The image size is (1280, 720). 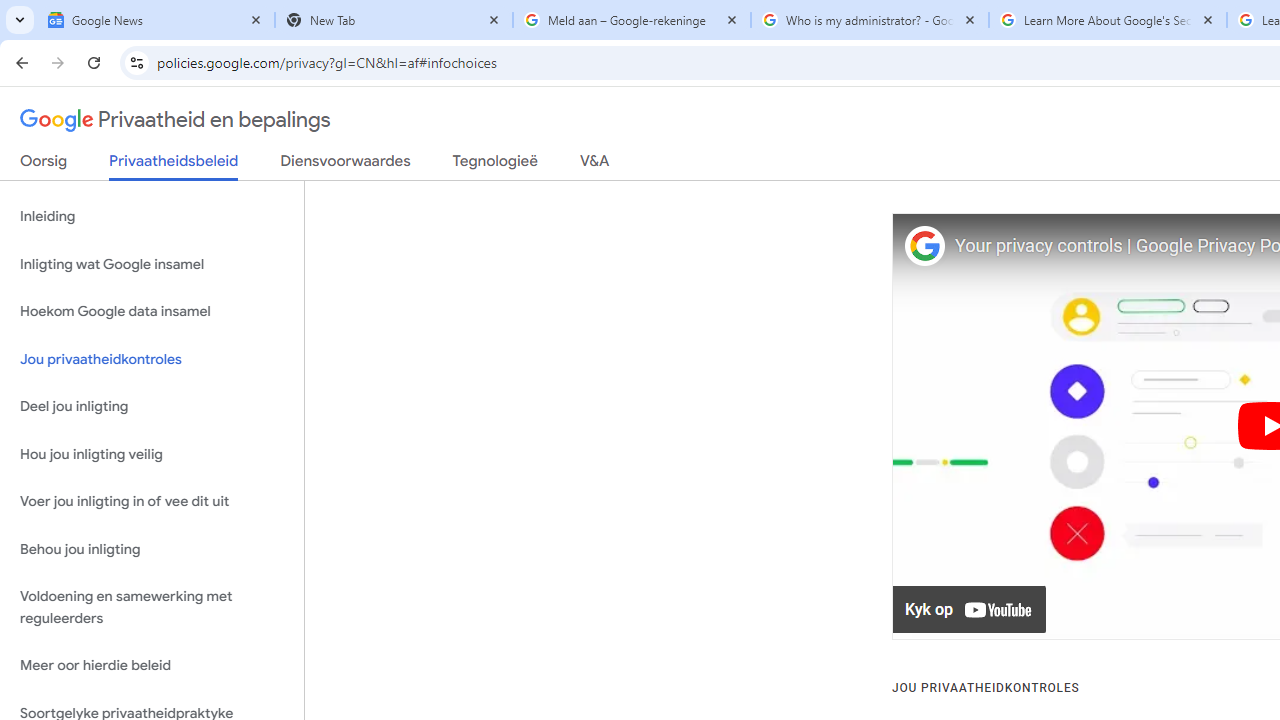 What do you see at coordinates (151, 358) in the screenshot?
I see `'Jou privaatheidkontroles'` at bounding box center [151, 358].